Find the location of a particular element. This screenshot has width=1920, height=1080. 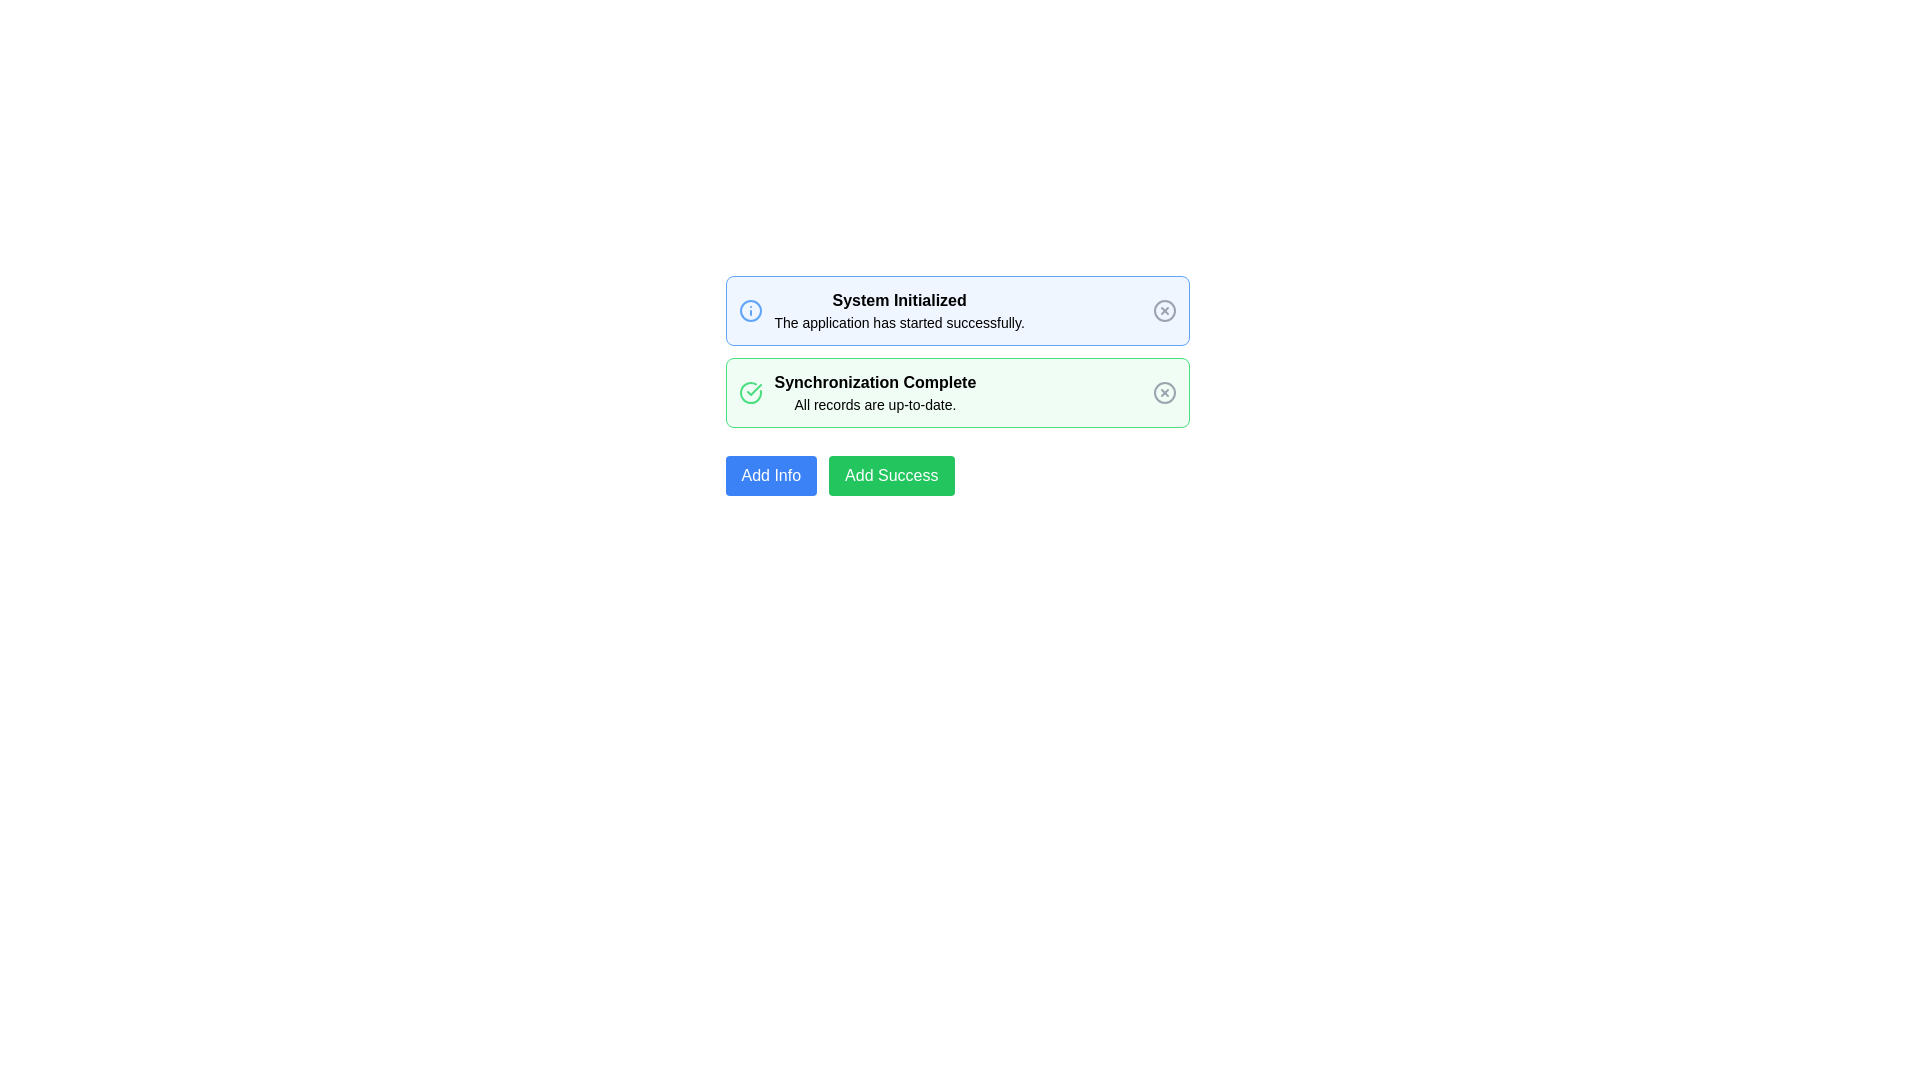

the interactive close button located at the far right of the green-highlighted notification bar titled 'Synchronization Complete' is located at coordinates (1164, 393).